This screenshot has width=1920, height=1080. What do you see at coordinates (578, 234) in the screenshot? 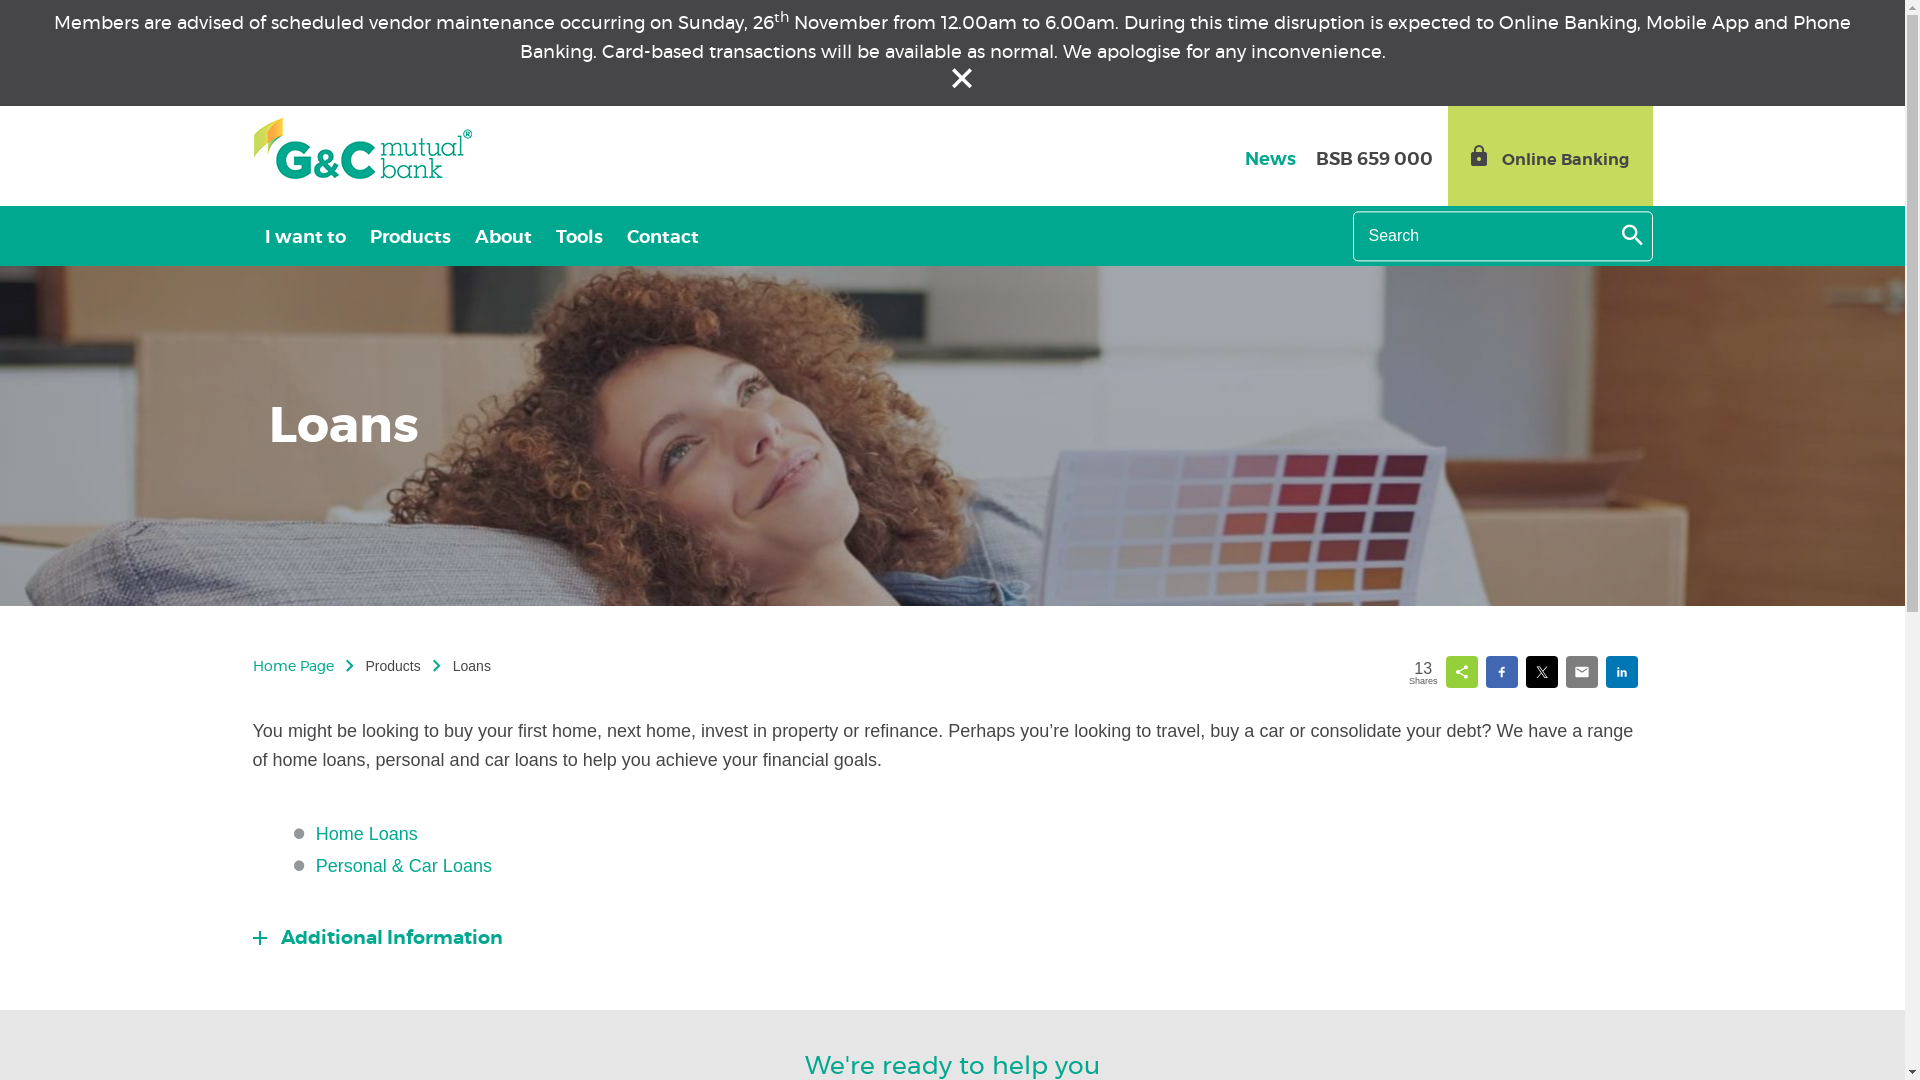
I see `'Tools'` at bounding box center [578, 234].